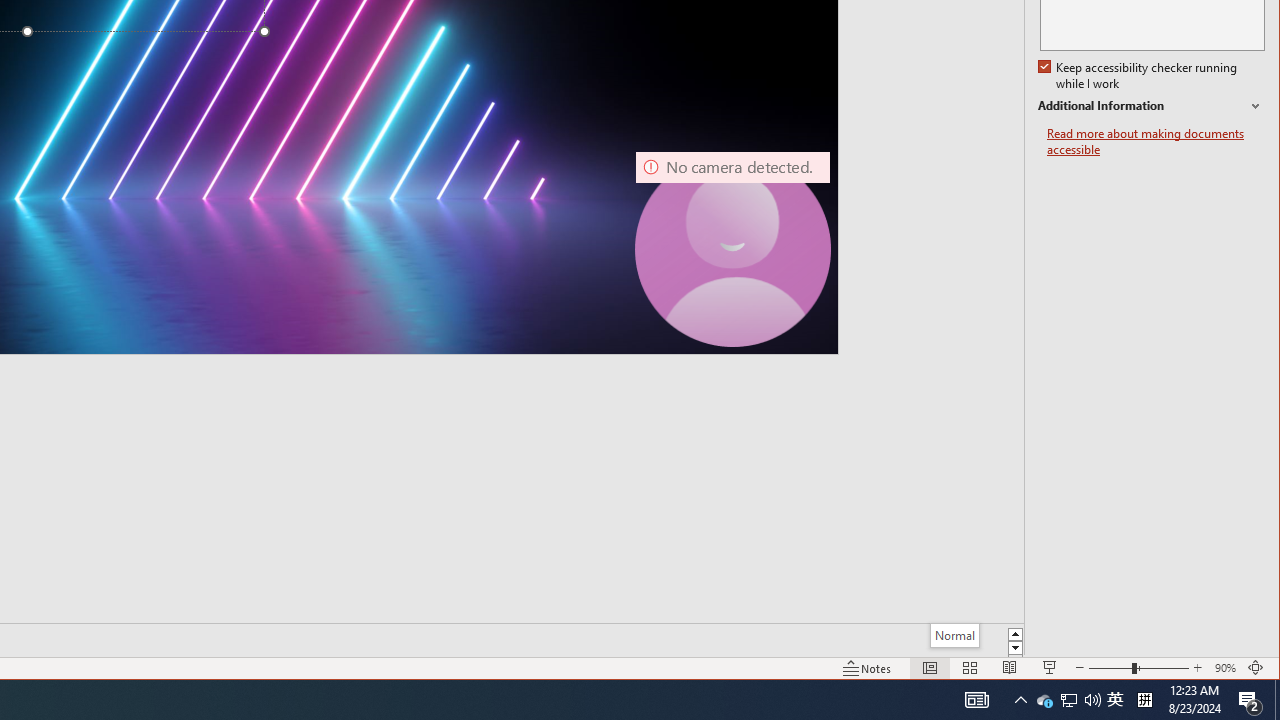 This screenshot has width=1280, height=720. Describe the element at coordinates (1250, 698) in the screenshot. I see `'Action Center, 2 new notifications'` at that location.